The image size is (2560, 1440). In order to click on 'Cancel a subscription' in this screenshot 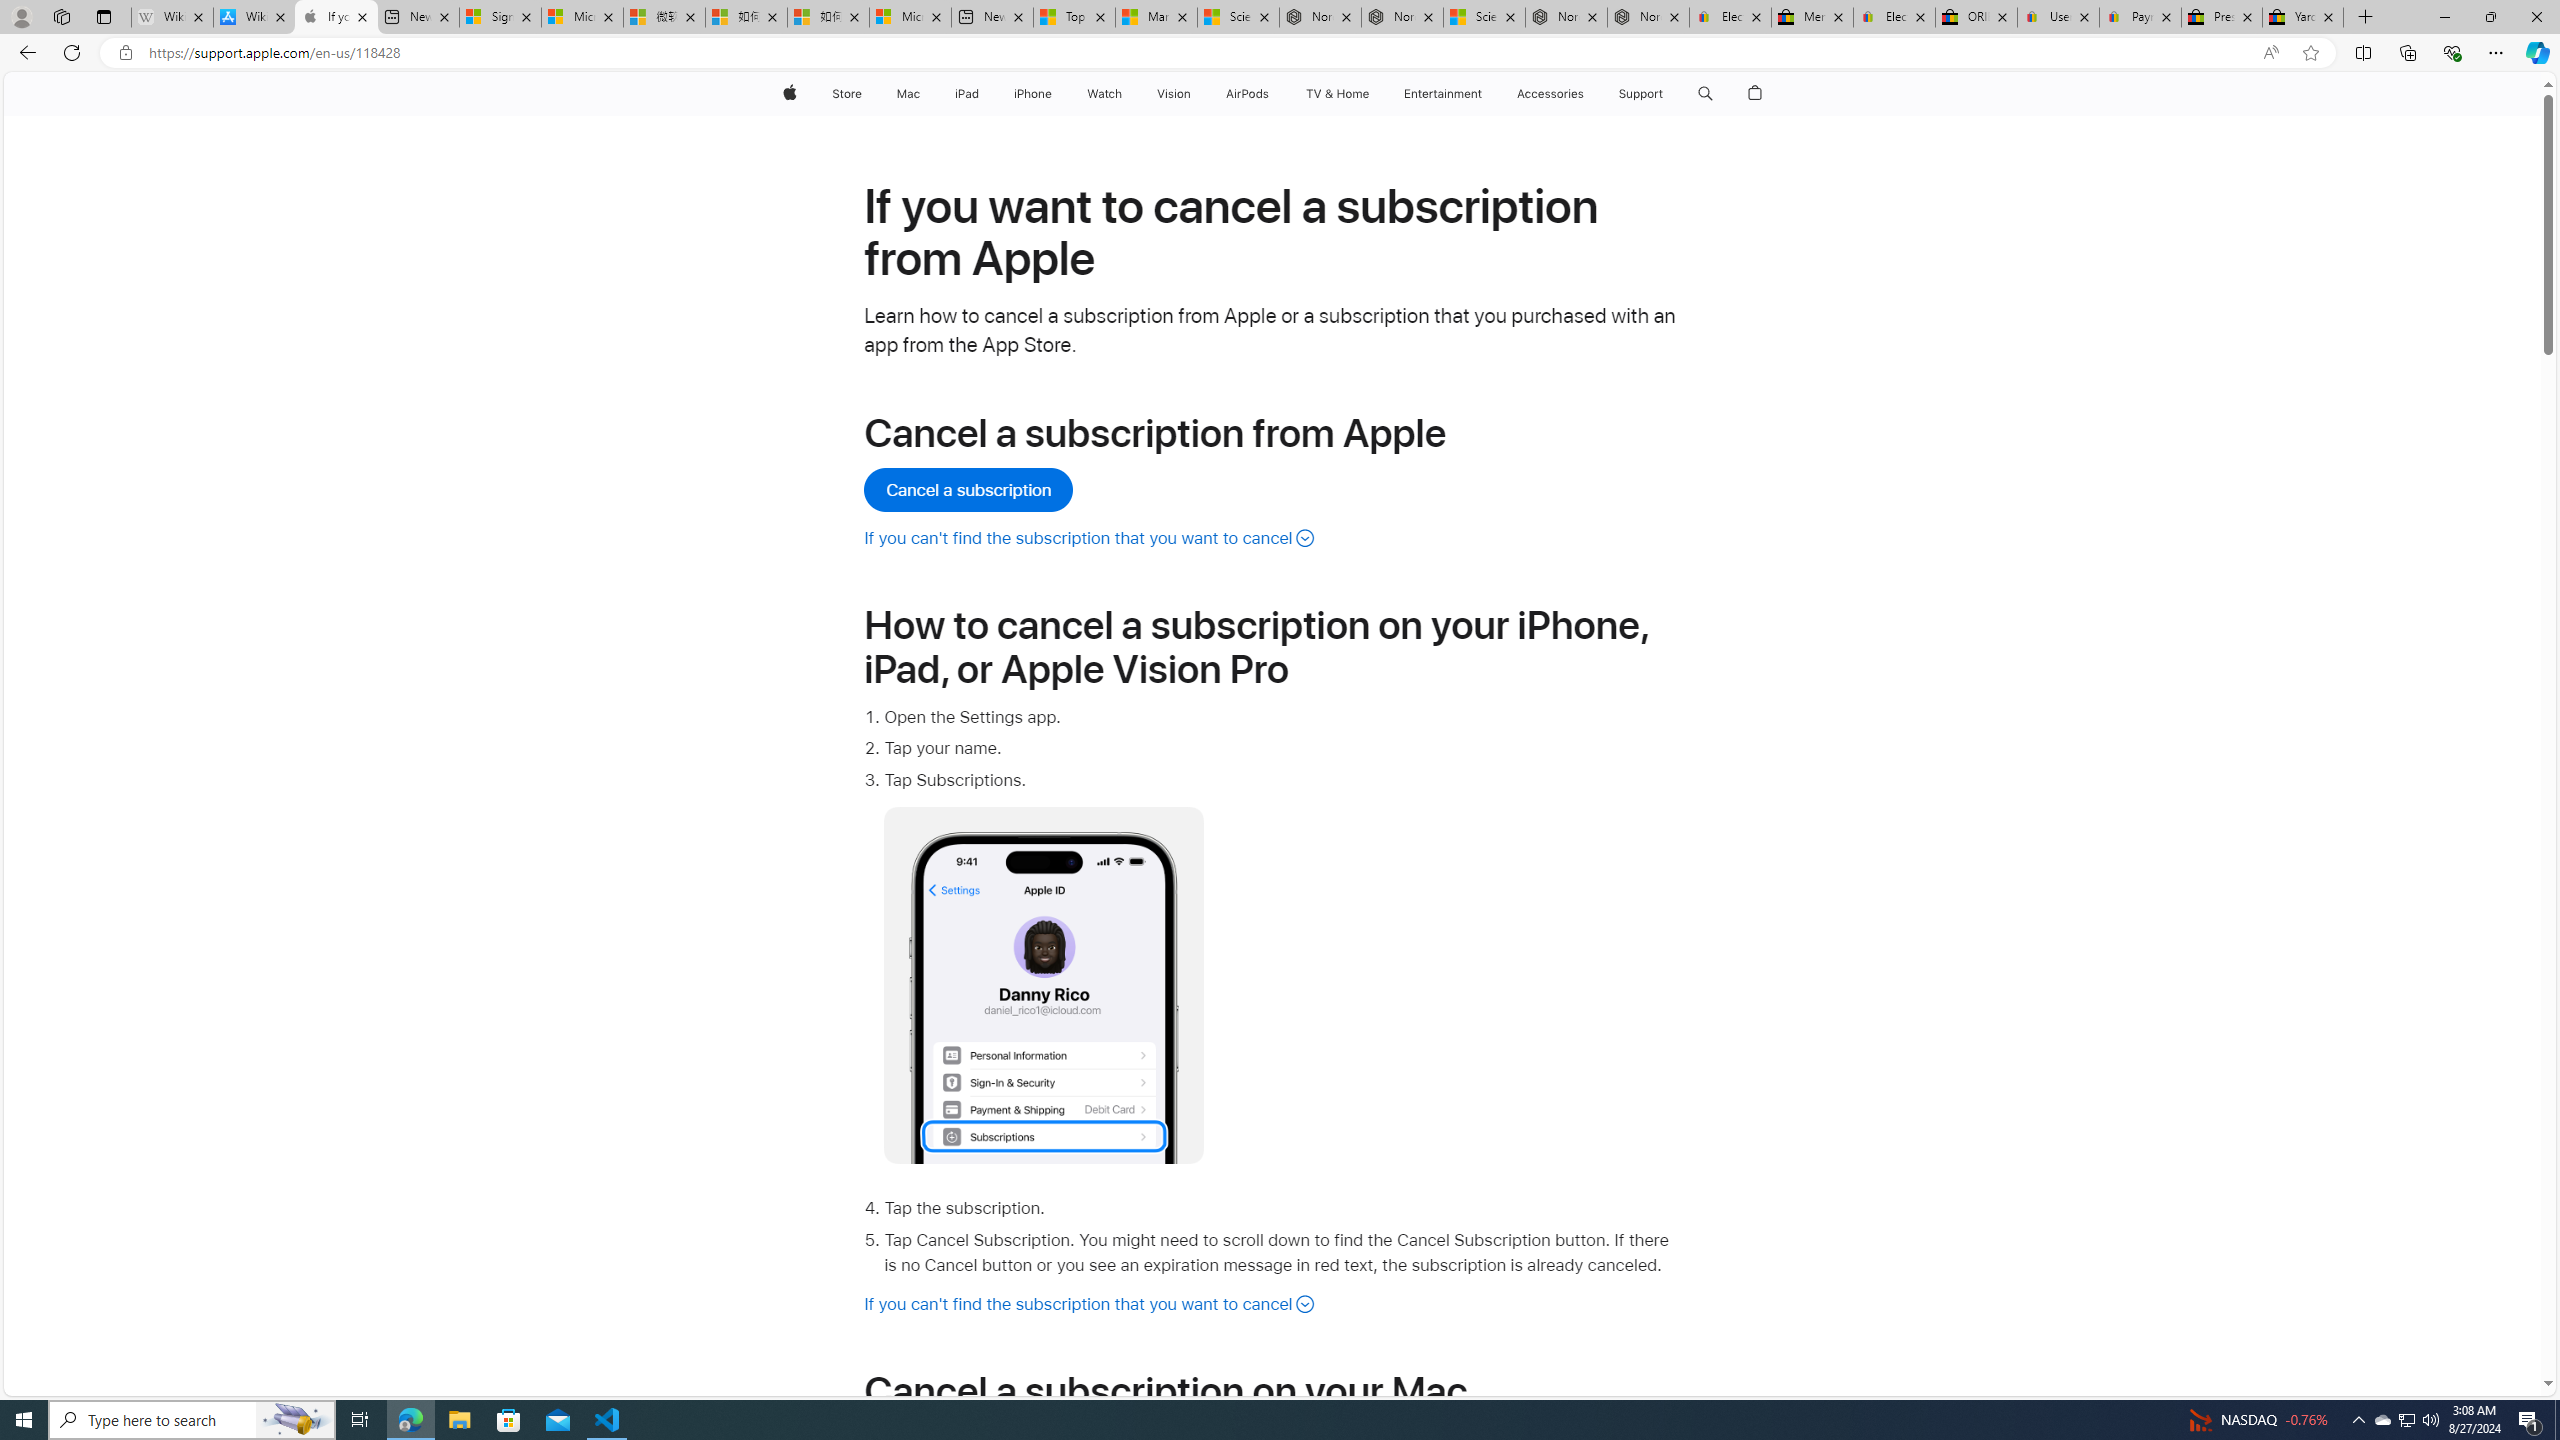, I will do `click(970, 490)`.